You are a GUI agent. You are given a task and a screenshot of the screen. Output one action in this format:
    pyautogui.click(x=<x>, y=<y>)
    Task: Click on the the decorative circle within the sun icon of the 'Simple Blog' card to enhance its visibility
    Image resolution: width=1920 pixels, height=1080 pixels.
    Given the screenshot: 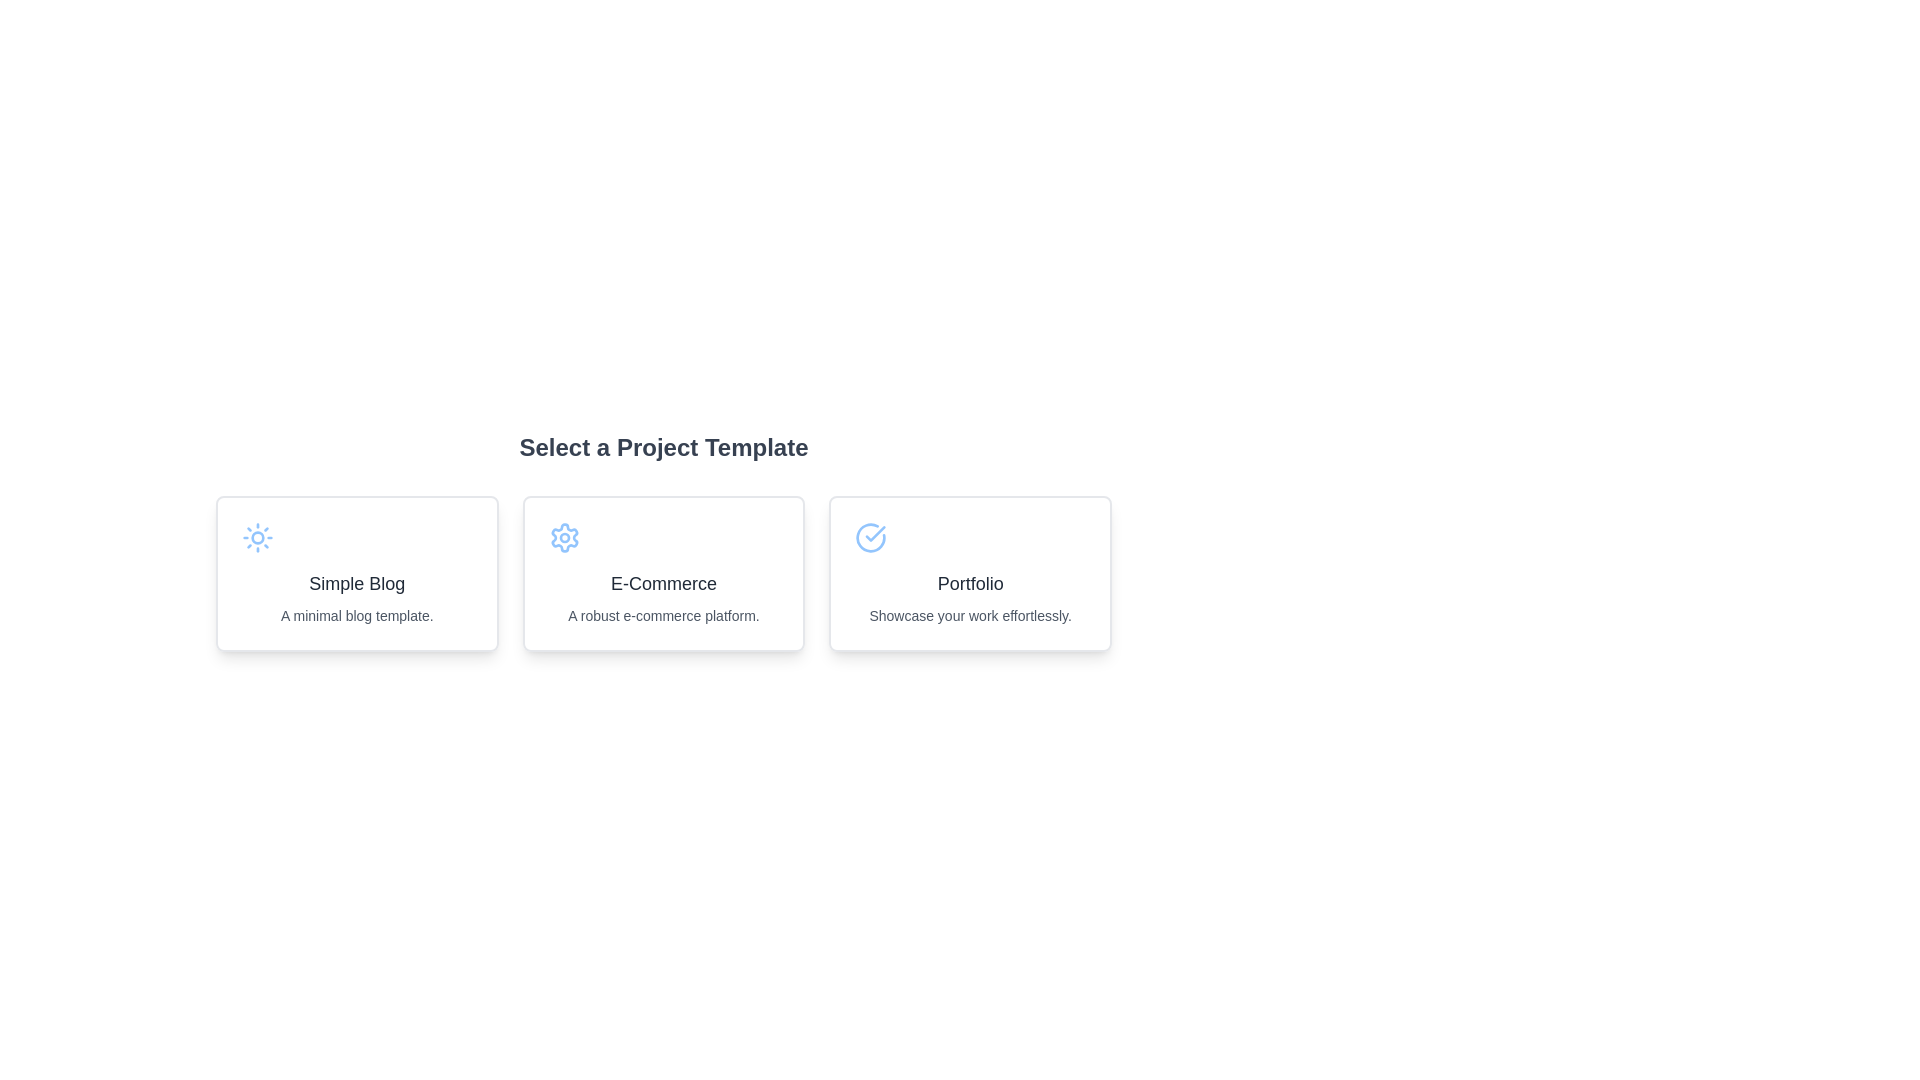 What is the action you would take?
    pyautogui.click(x=257, y=536)
    